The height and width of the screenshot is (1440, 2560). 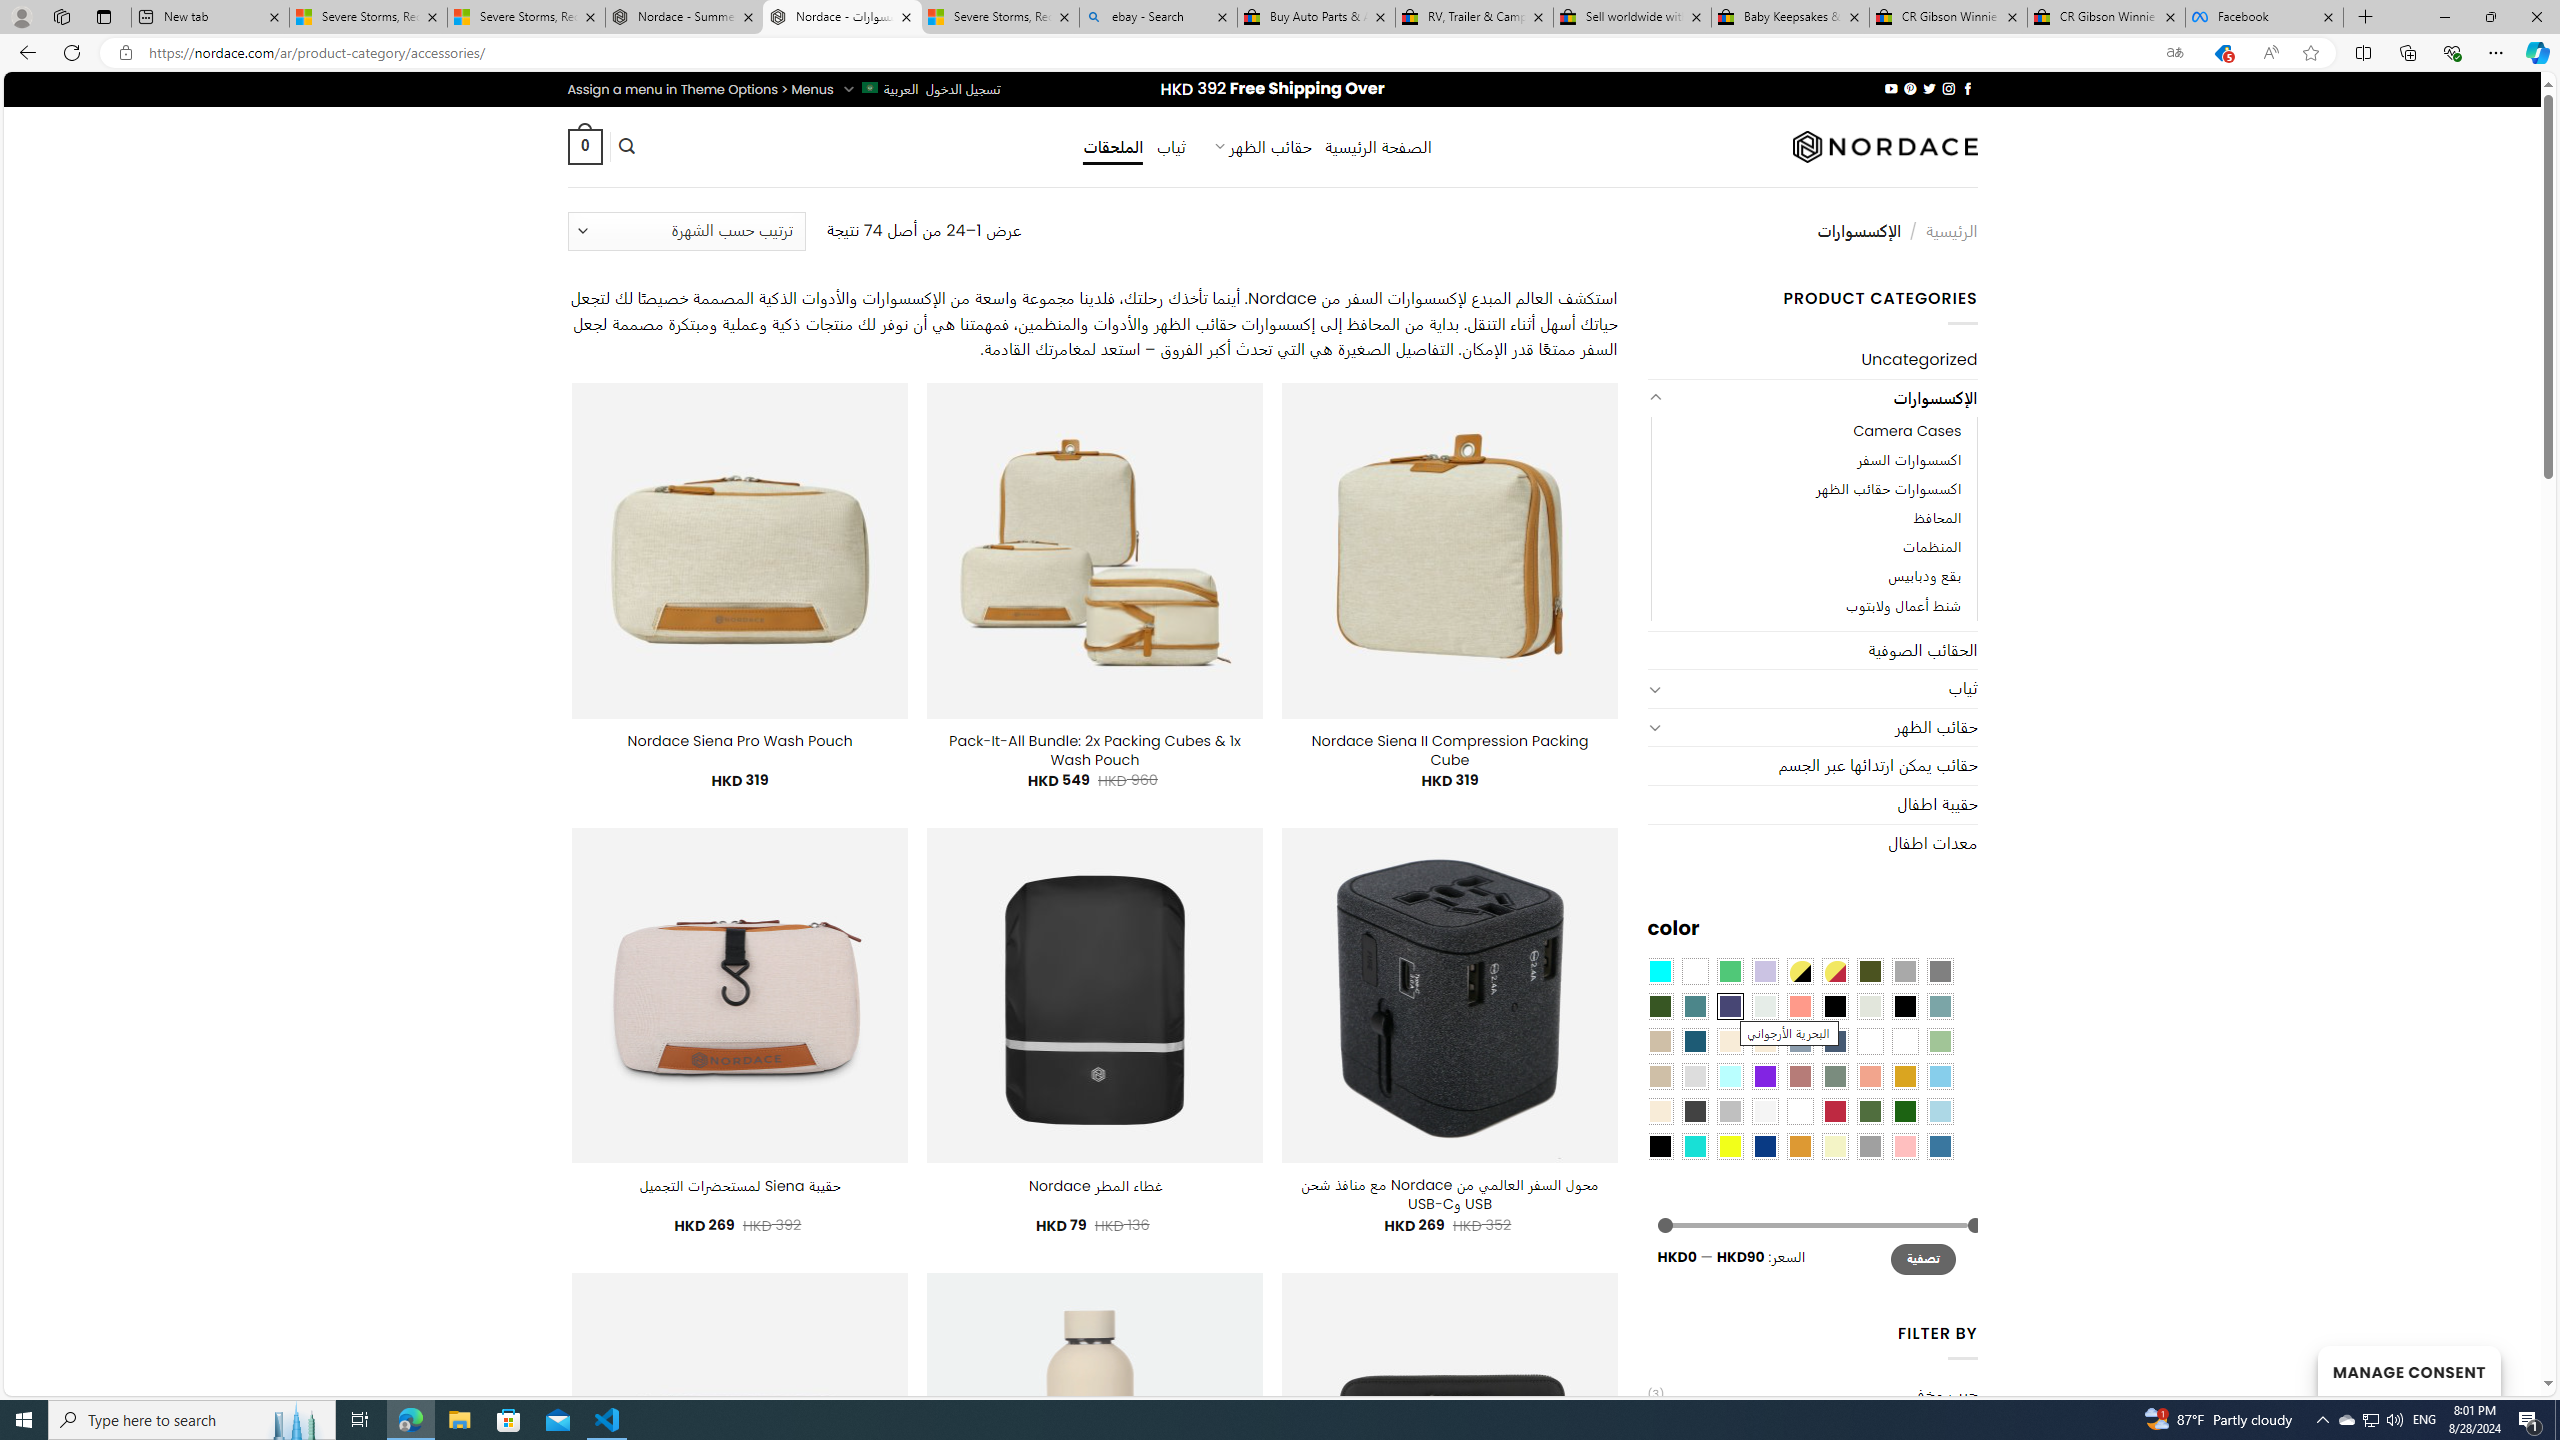 I want to click on 'Aqua Blue', so click(x=1659, y=969).